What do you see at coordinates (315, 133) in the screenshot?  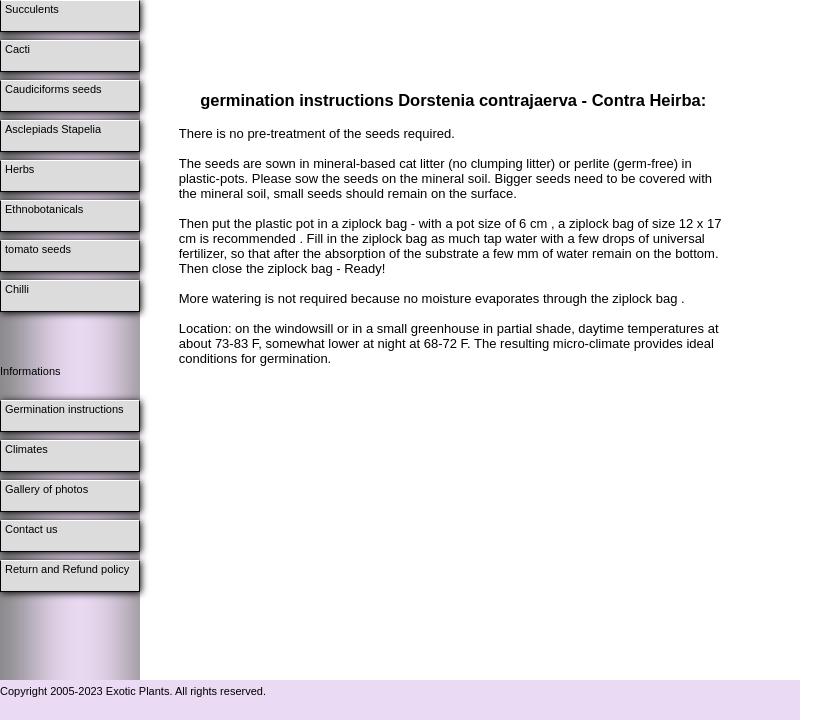 I see `'There is no pre-treatment of the seeds required.'` at bounding box center [315, 133].